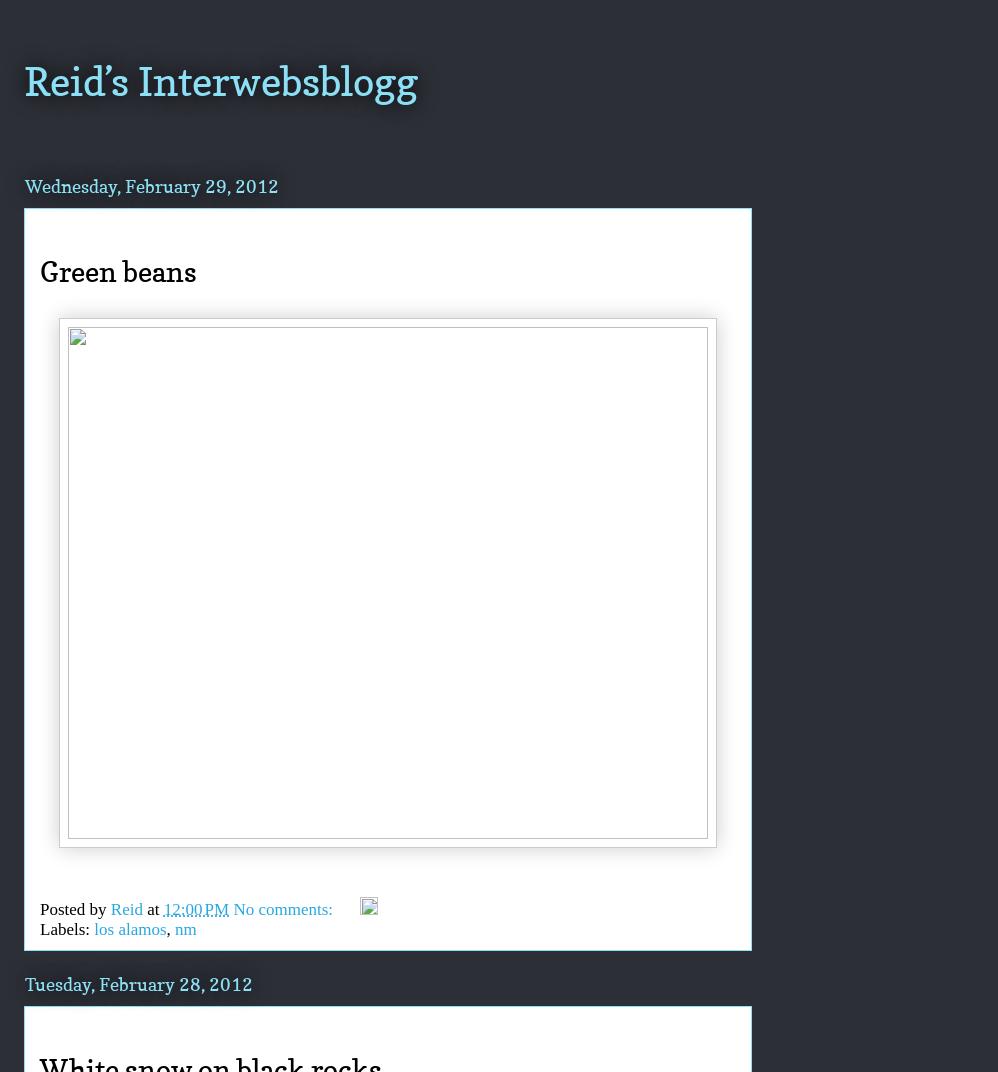 The image size is (998, 1072). I want to click on 'Wednesday, February 29, 2012', so click(150, 184).